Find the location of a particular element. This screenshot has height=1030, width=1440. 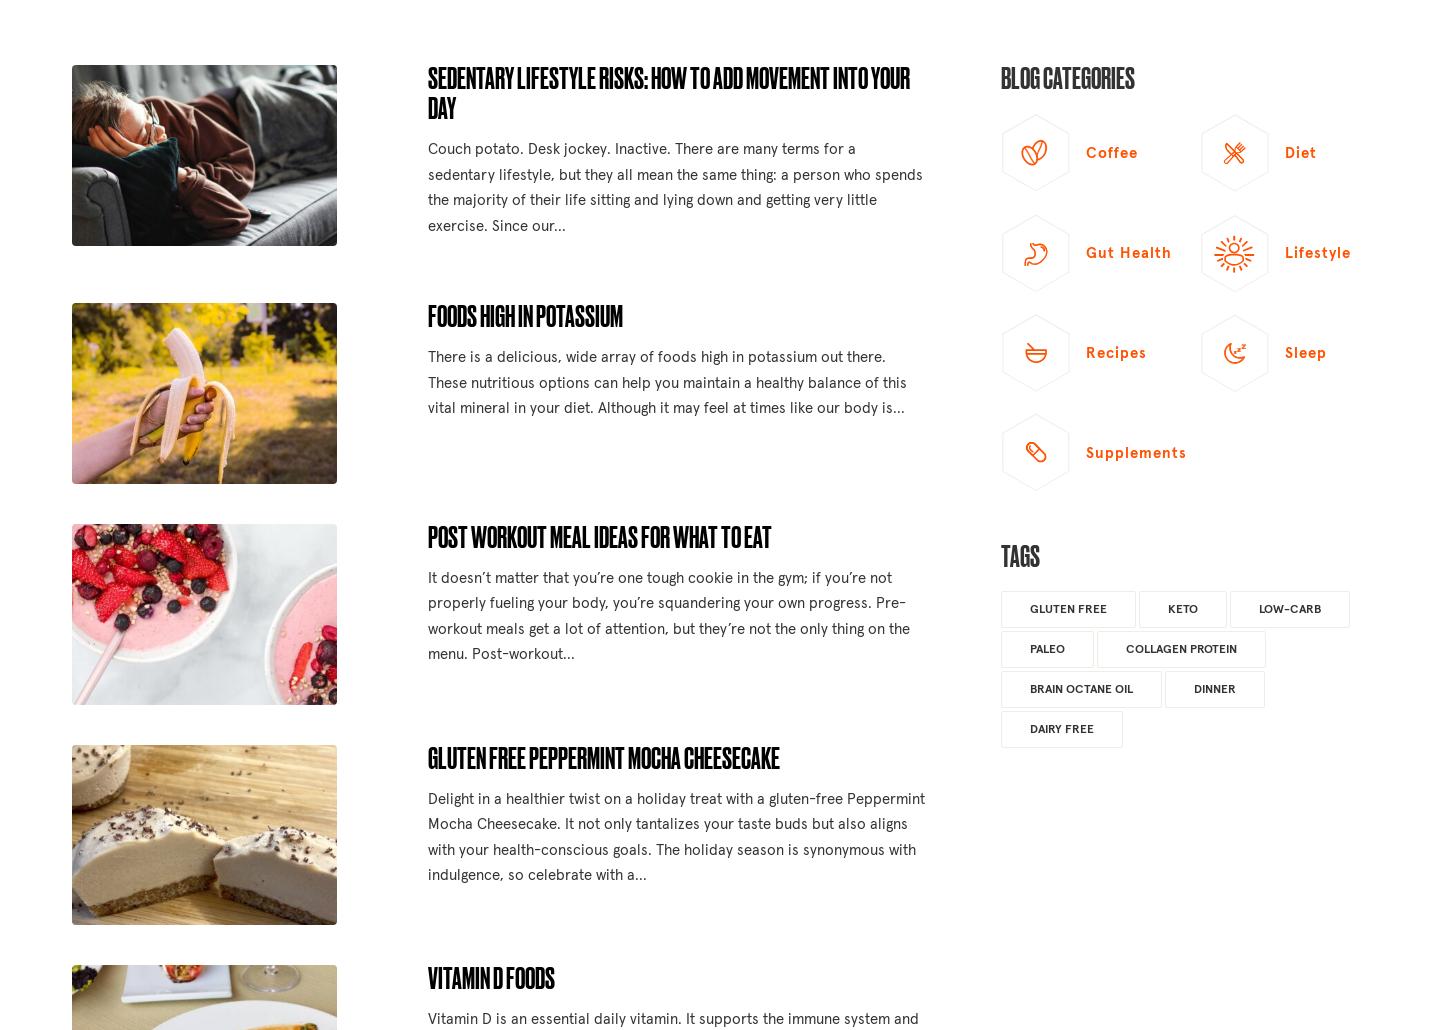

'Vitamin D Foods' is located at coordinates (489, 976).